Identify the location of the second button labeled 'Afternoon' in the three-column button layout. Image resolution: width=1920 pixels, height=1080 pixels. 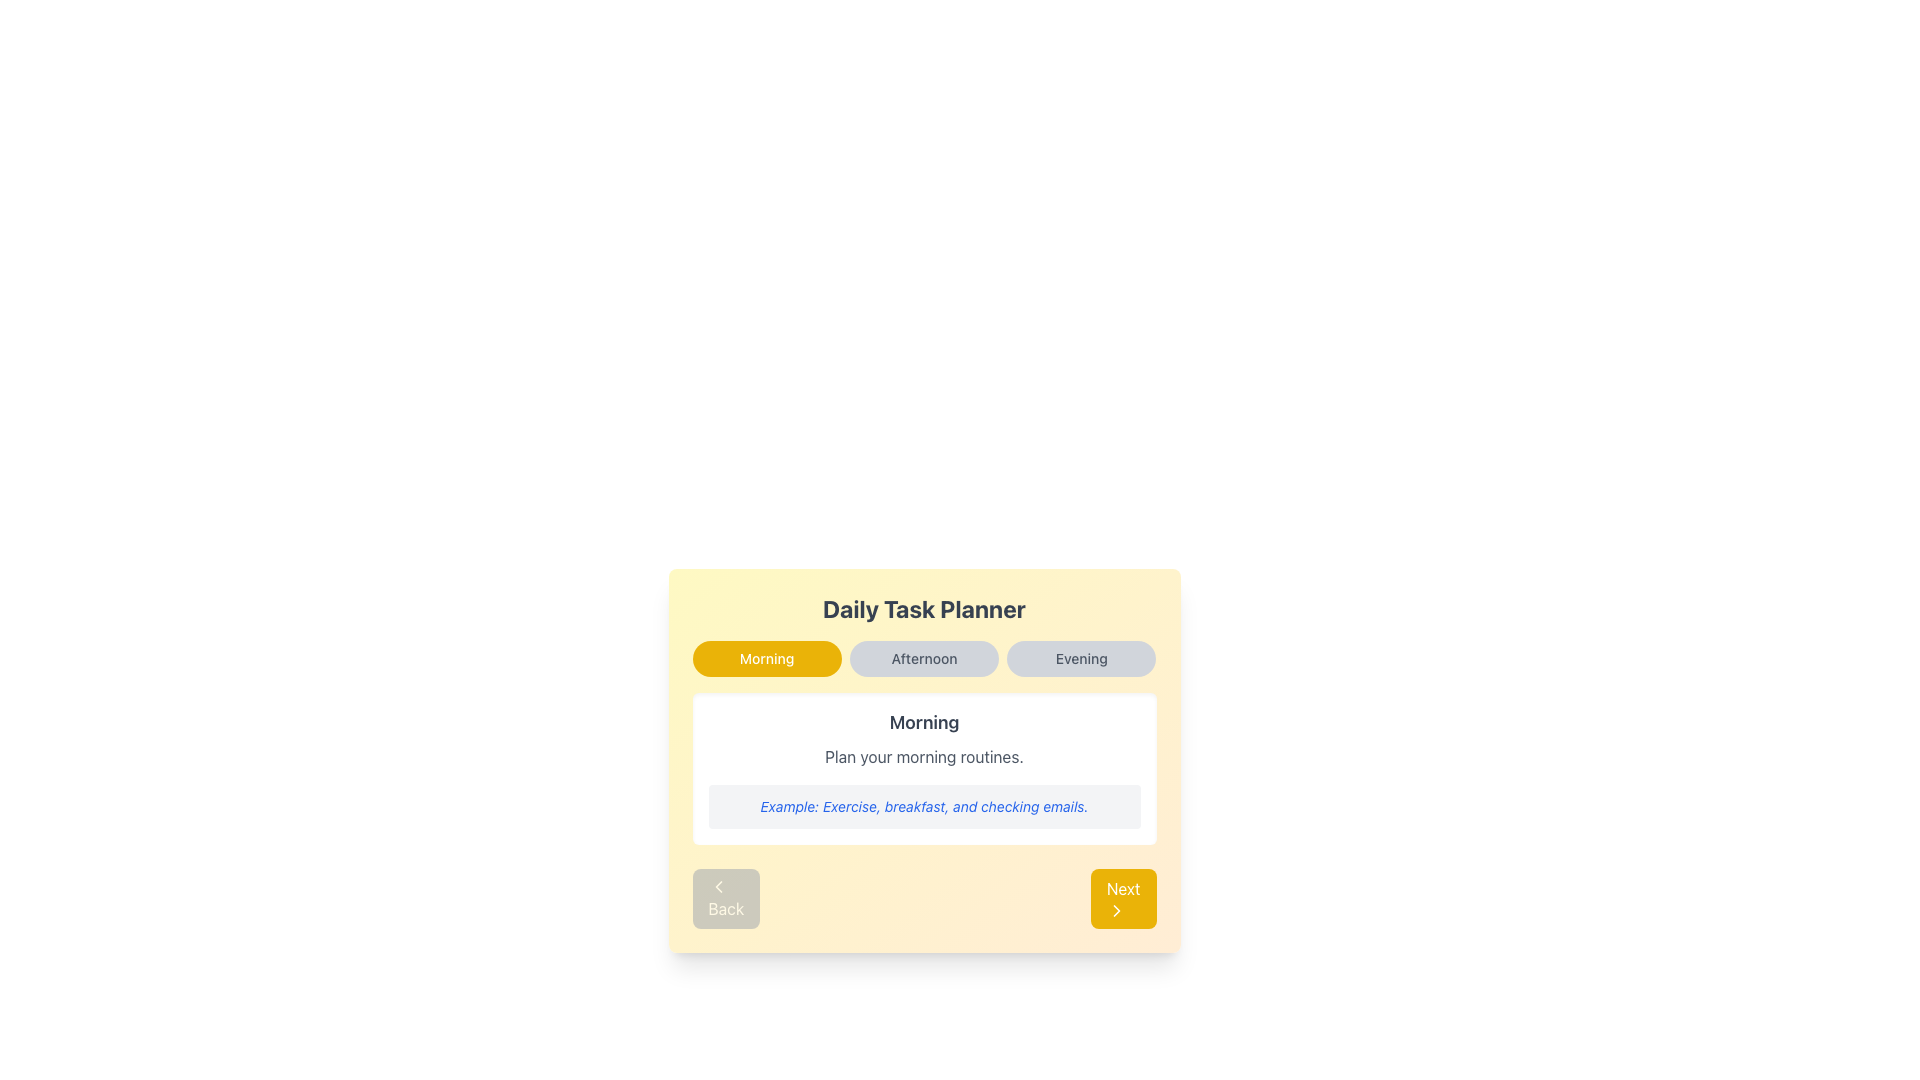
(923, 659).